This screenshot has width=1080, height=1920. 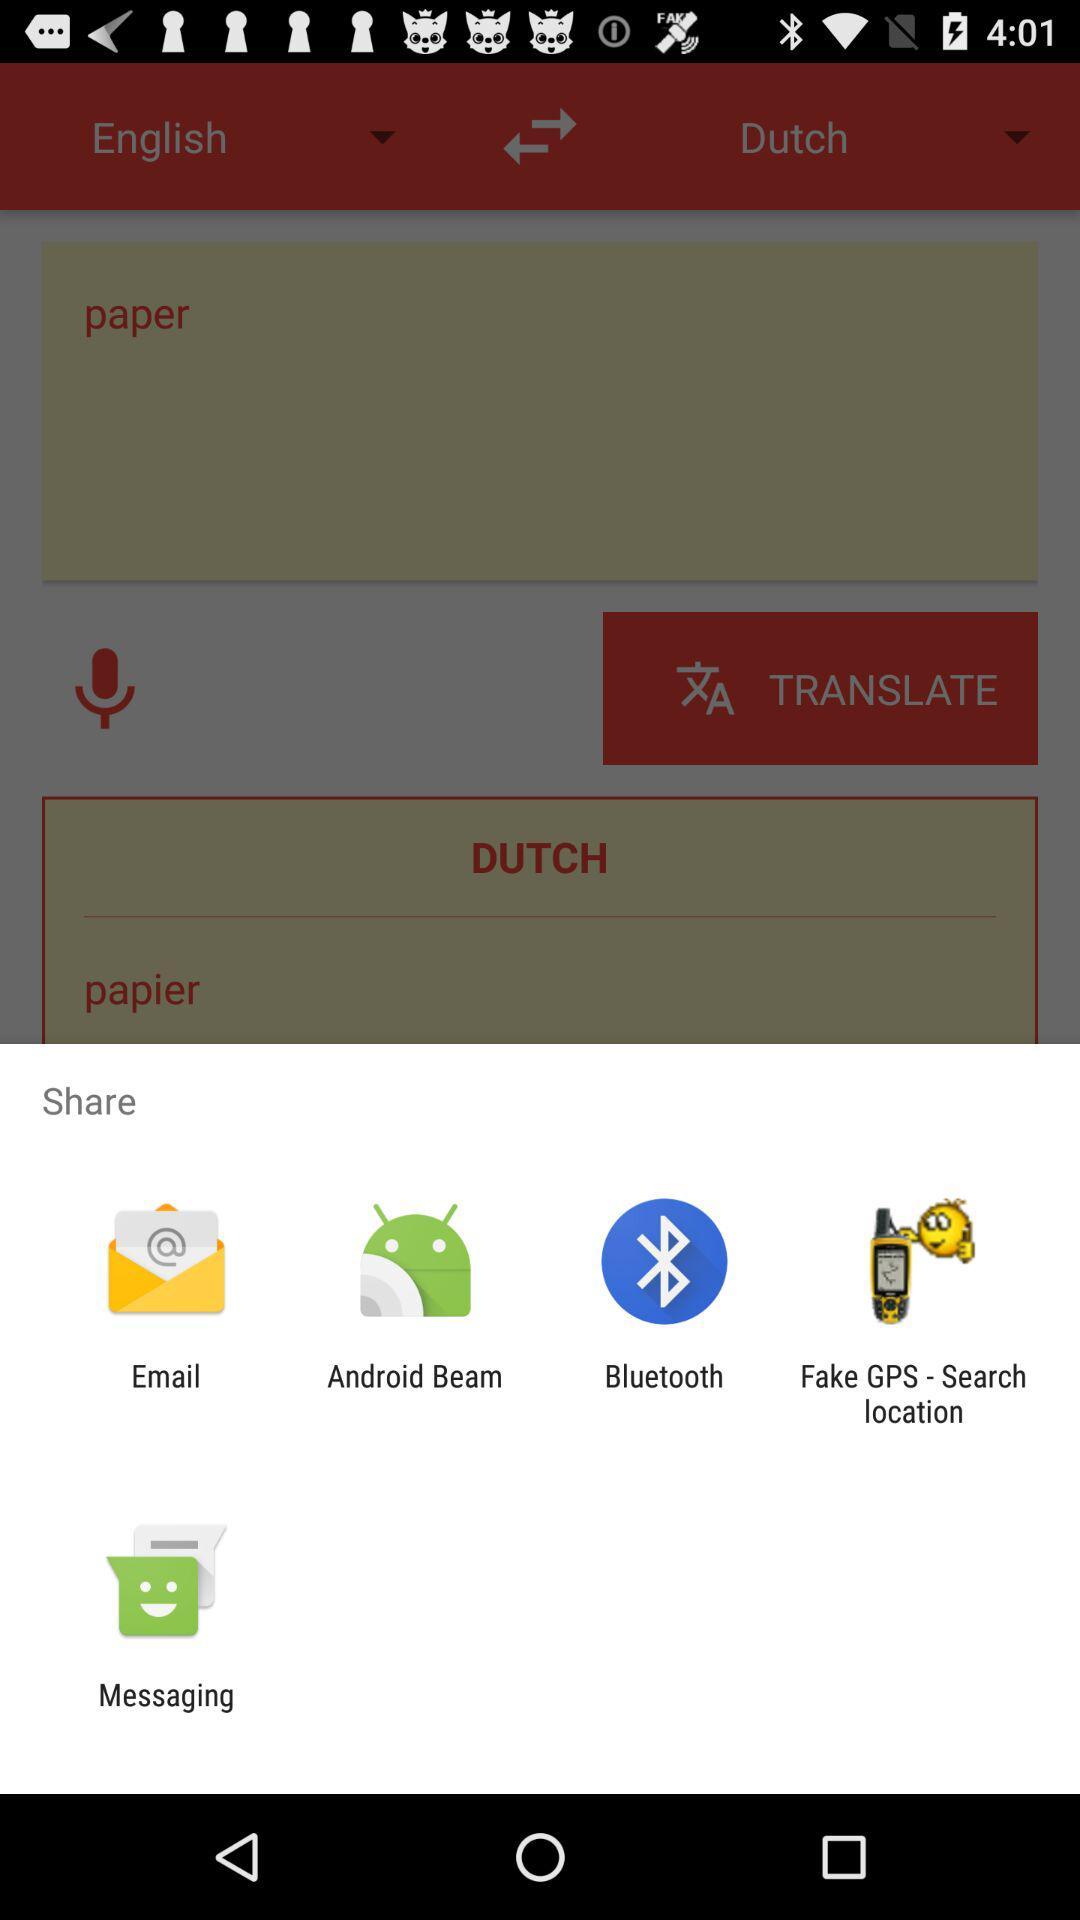 What do you see at coordinates (913, 1392) in the screenshot?
I see `icon to the right of the bluetooth item` at bounding box center [913, 1392].